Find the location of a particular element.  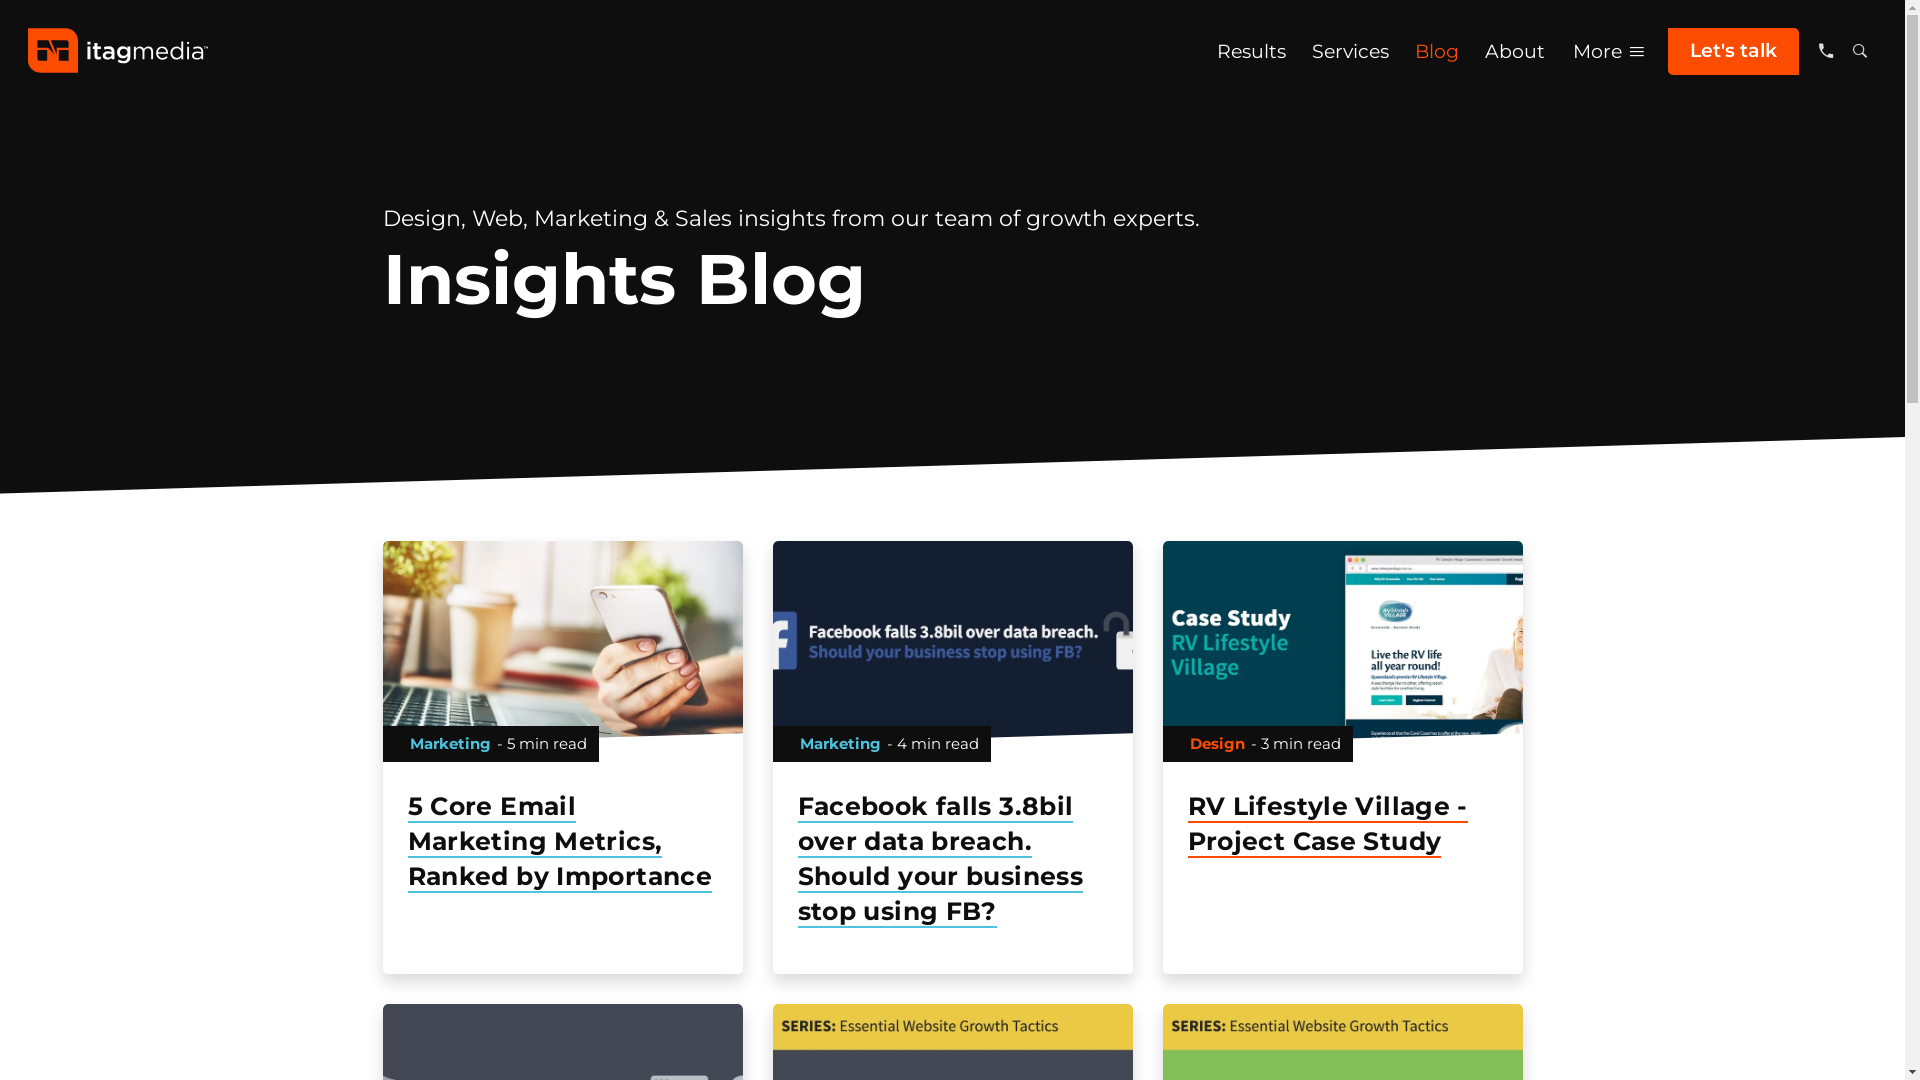

'About' is located at coordinates (1515, 50).